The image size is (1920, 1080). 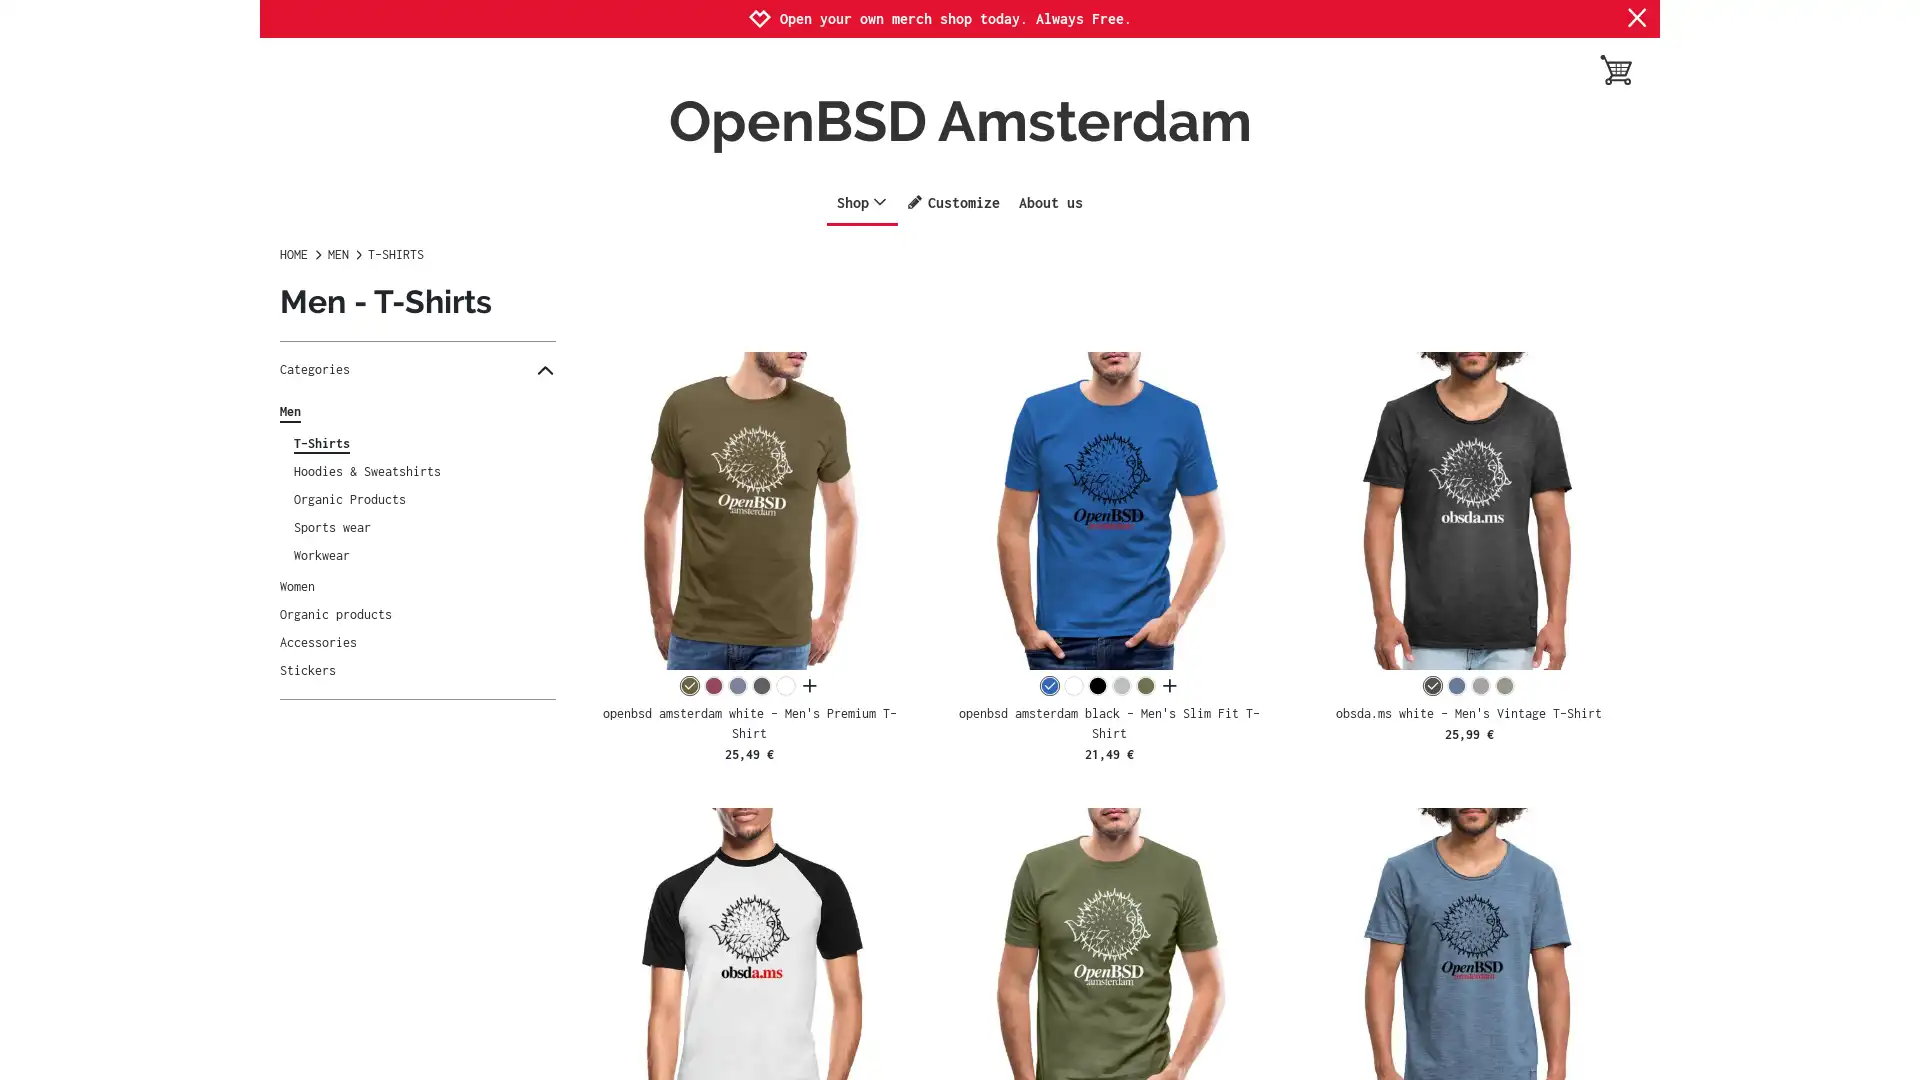 I want to click on heather blue, so click(x=736, y=685).